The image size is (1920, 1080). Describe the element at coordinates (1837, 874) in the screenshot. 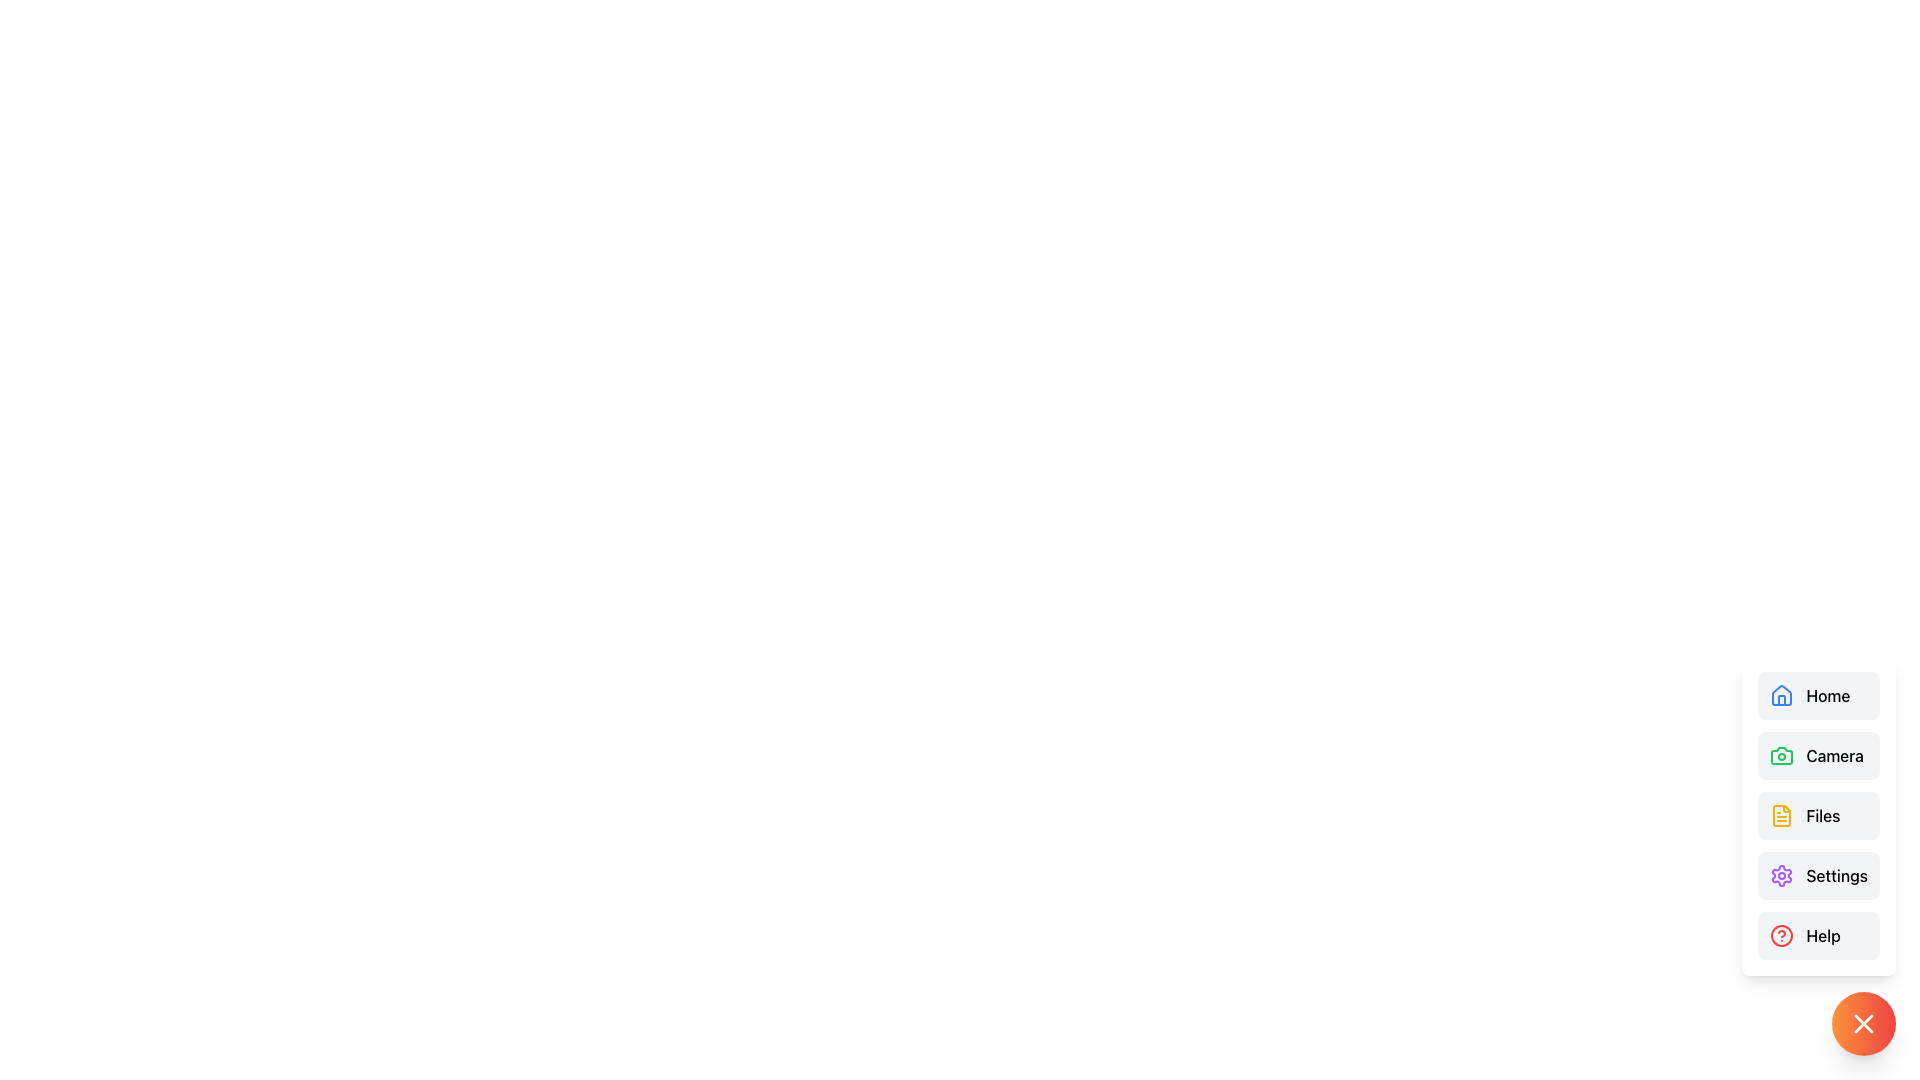

I see `the 'Settings' text label located in the right-side menu` at that location.